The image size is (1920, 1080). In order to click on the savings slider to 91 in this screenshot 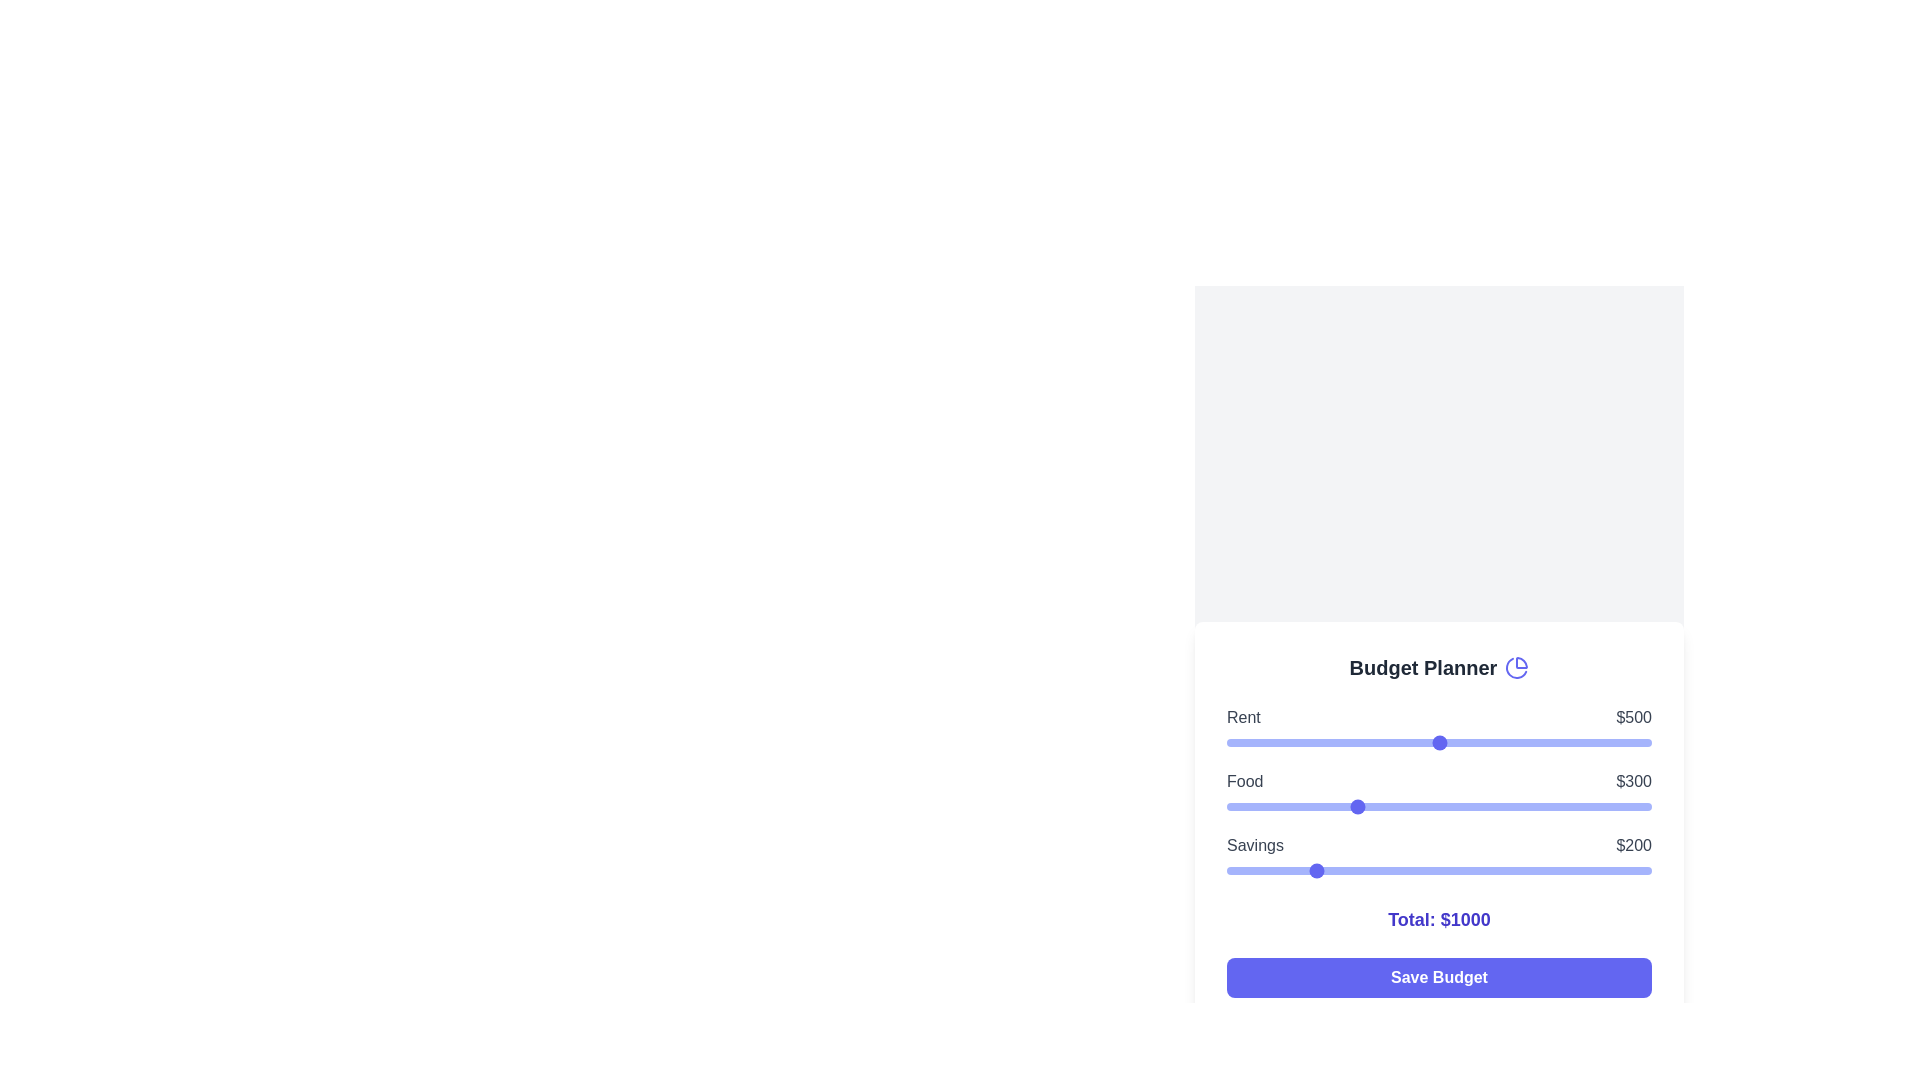, I will do `click(1264, 870)`.